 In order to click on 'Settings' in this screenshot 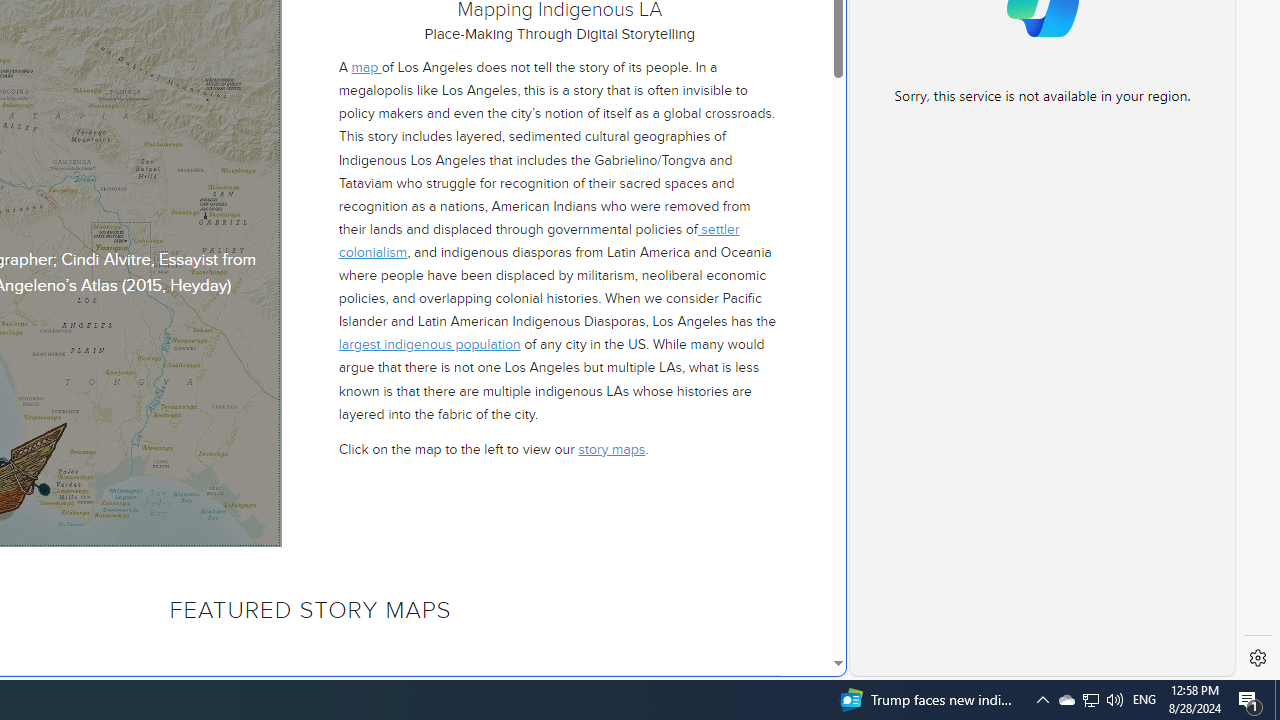, I will do `click(1257, 658)`.